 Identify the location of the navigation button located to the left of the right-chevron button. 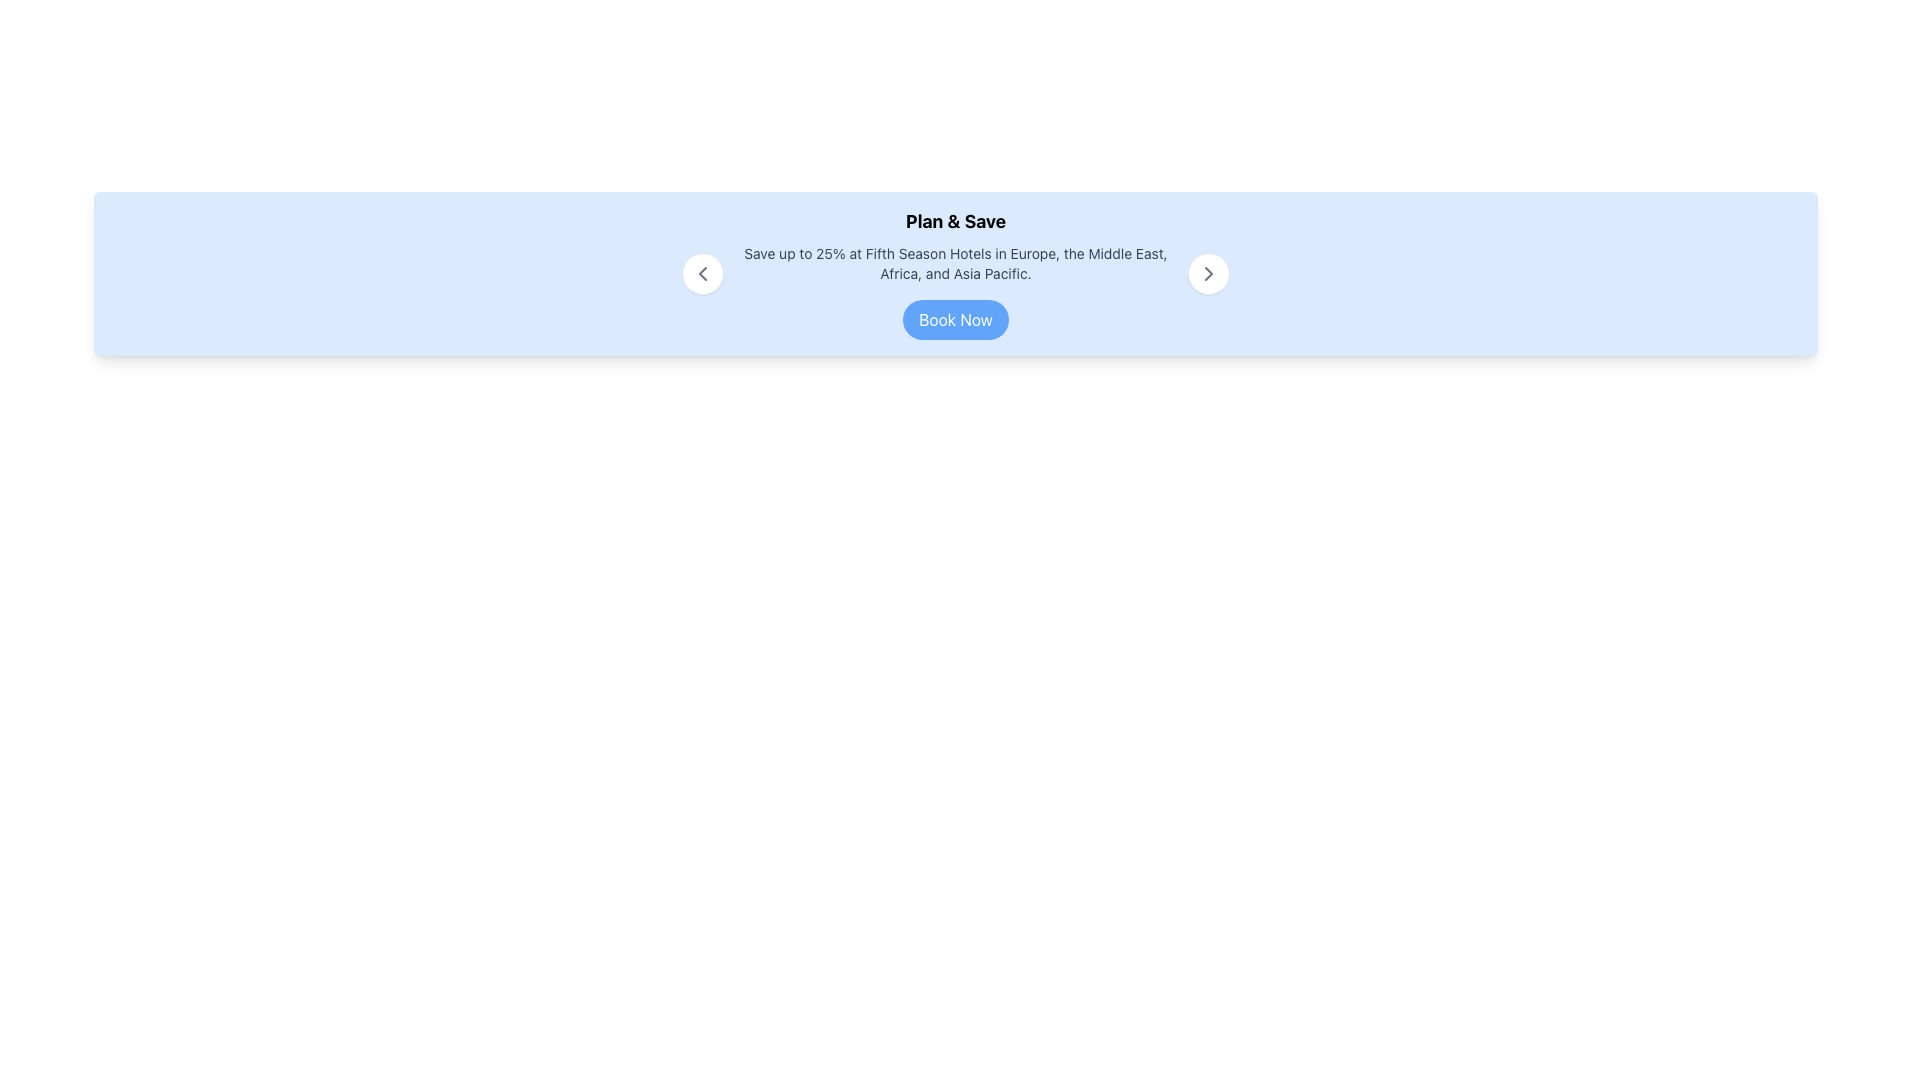
(702, 273).